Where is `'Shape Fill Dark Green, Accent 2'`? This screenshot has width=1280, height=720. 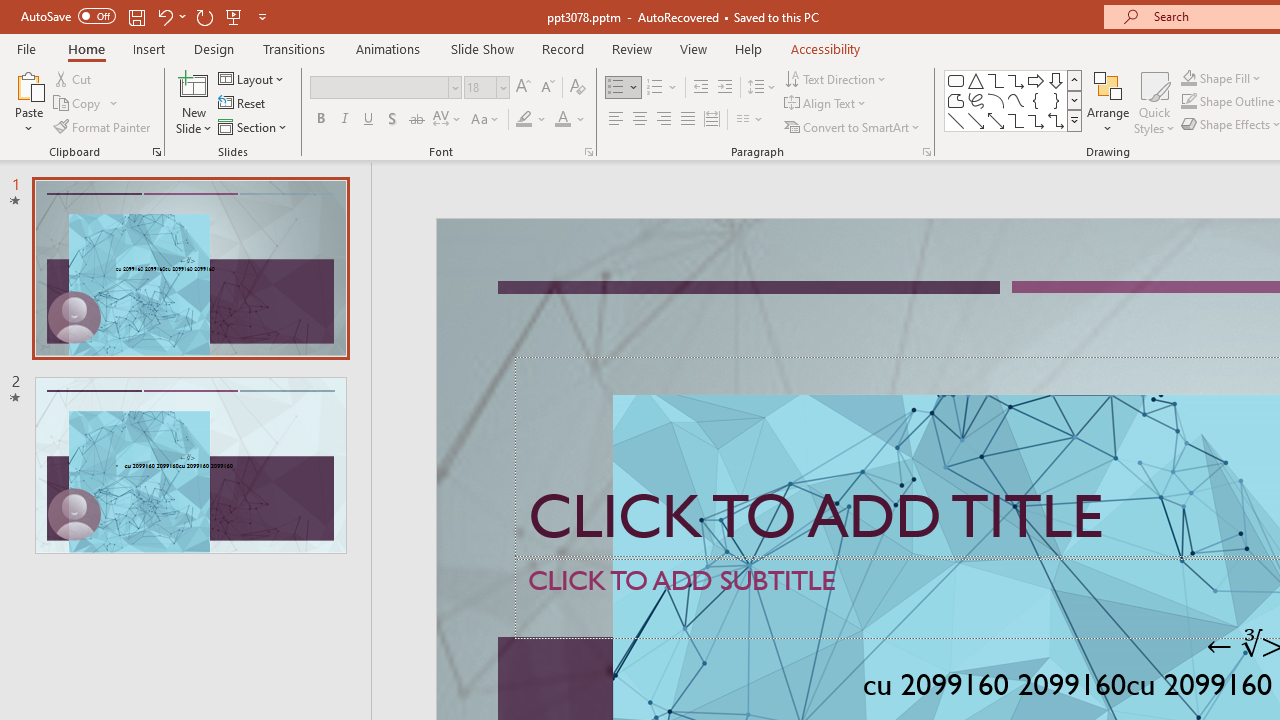
'Shape Fill Dark Green, Accent 2' is located at coordinates (1189, 77).